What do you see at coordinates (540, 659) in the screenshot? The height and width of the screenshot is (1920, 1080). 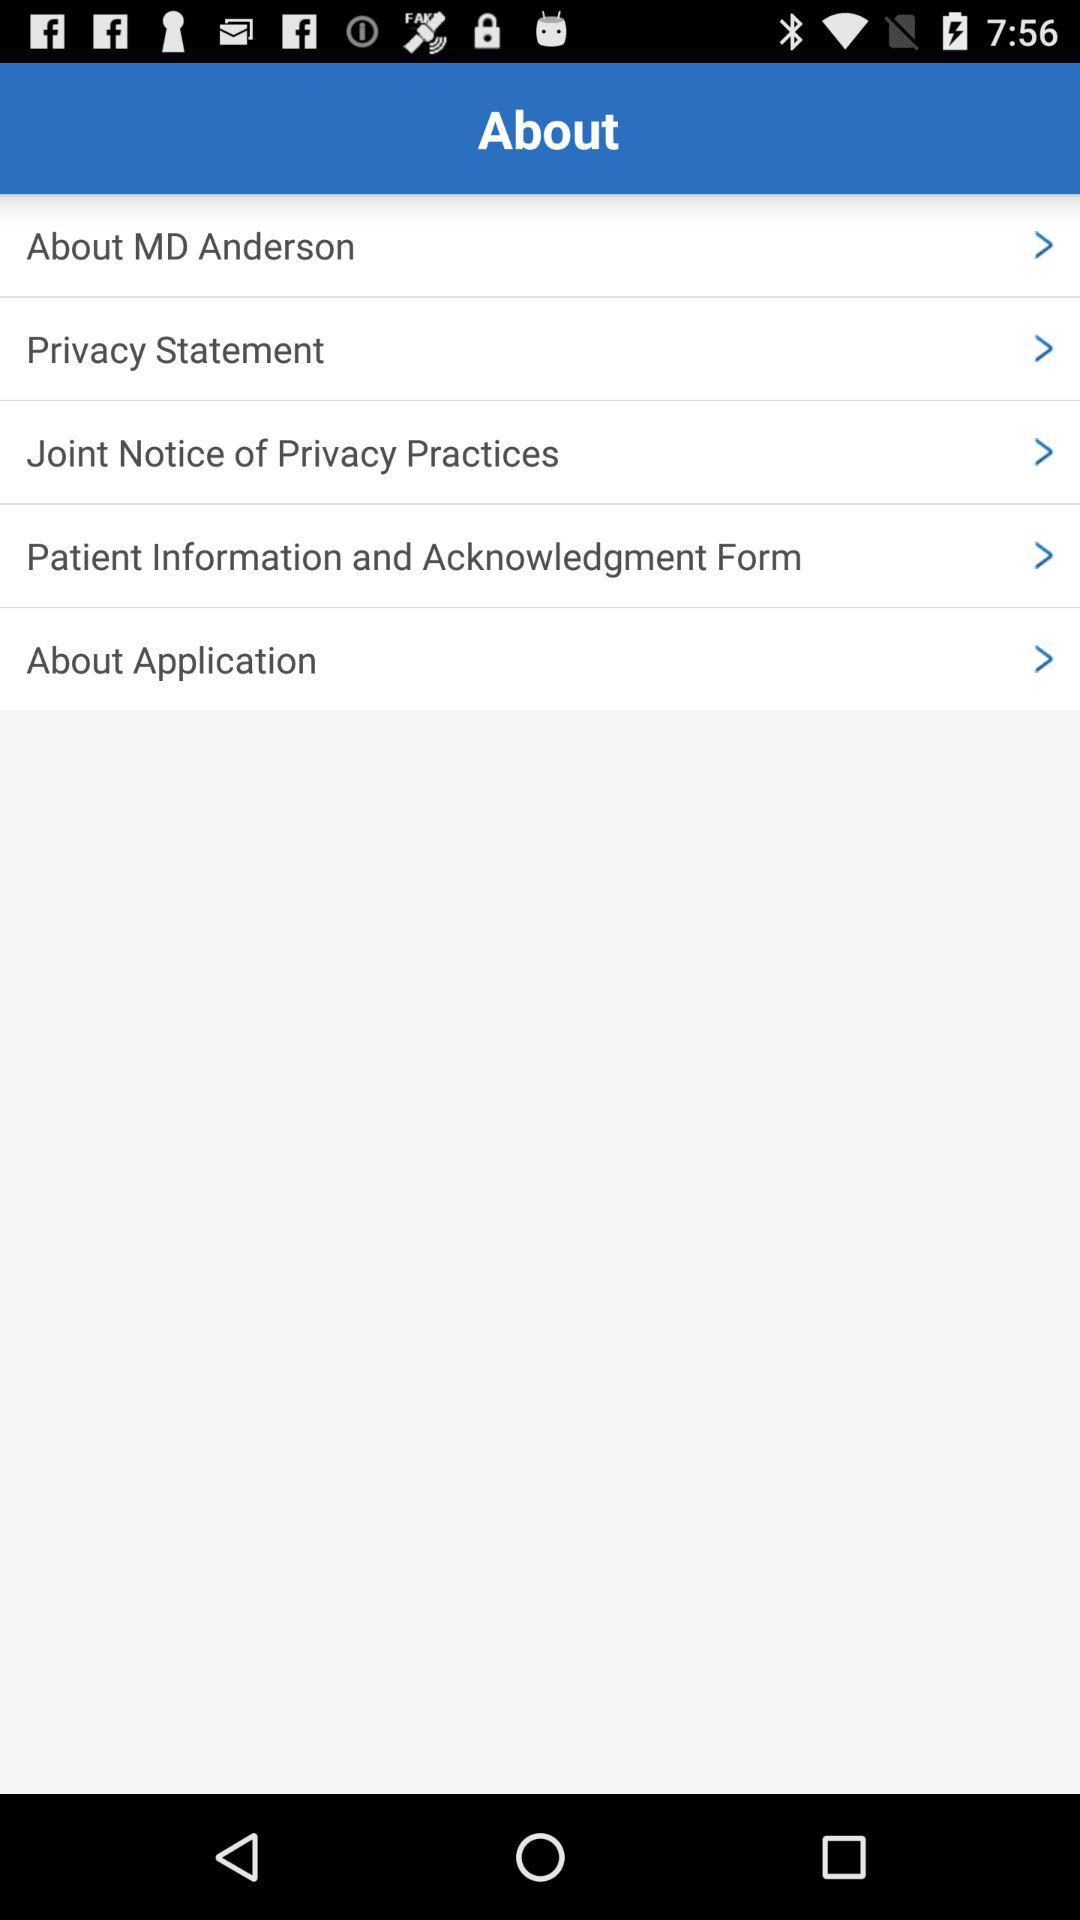 I see `about application item` at bounding box center [540, 659].